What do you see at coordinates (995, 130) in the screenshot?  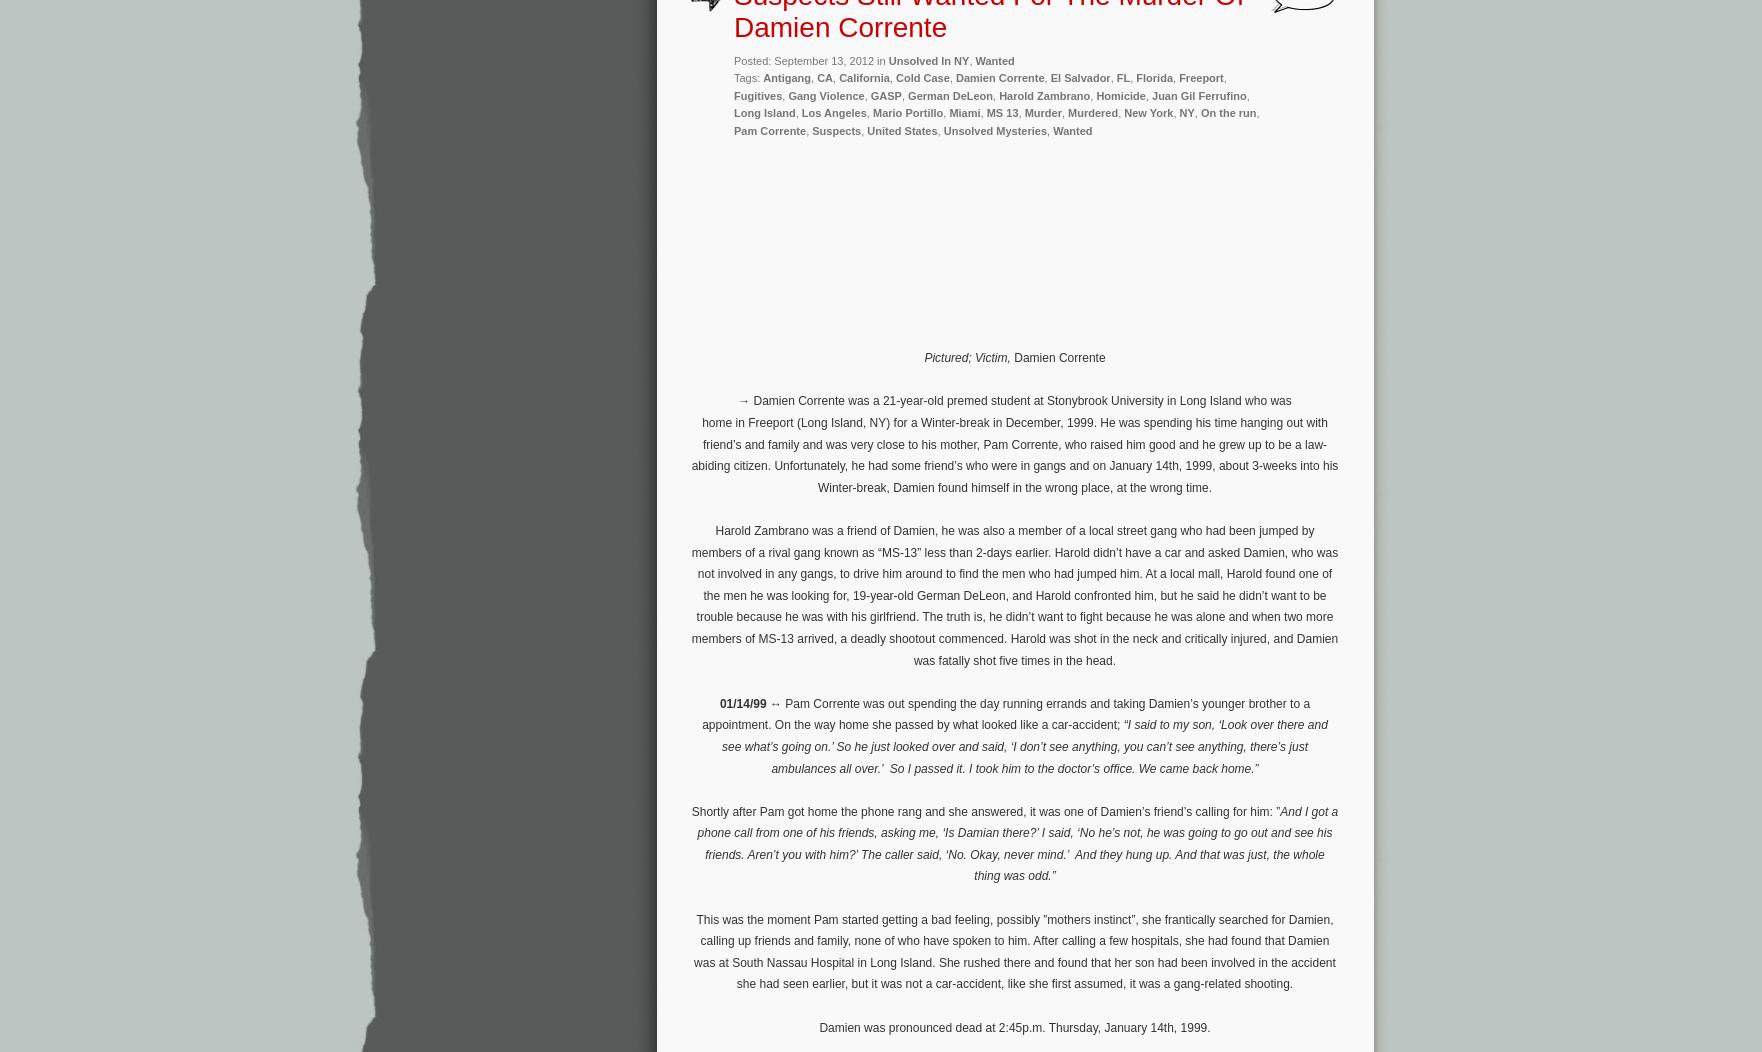 I see `'Unsolved Mysteries'` at bounding box center [995, 130].